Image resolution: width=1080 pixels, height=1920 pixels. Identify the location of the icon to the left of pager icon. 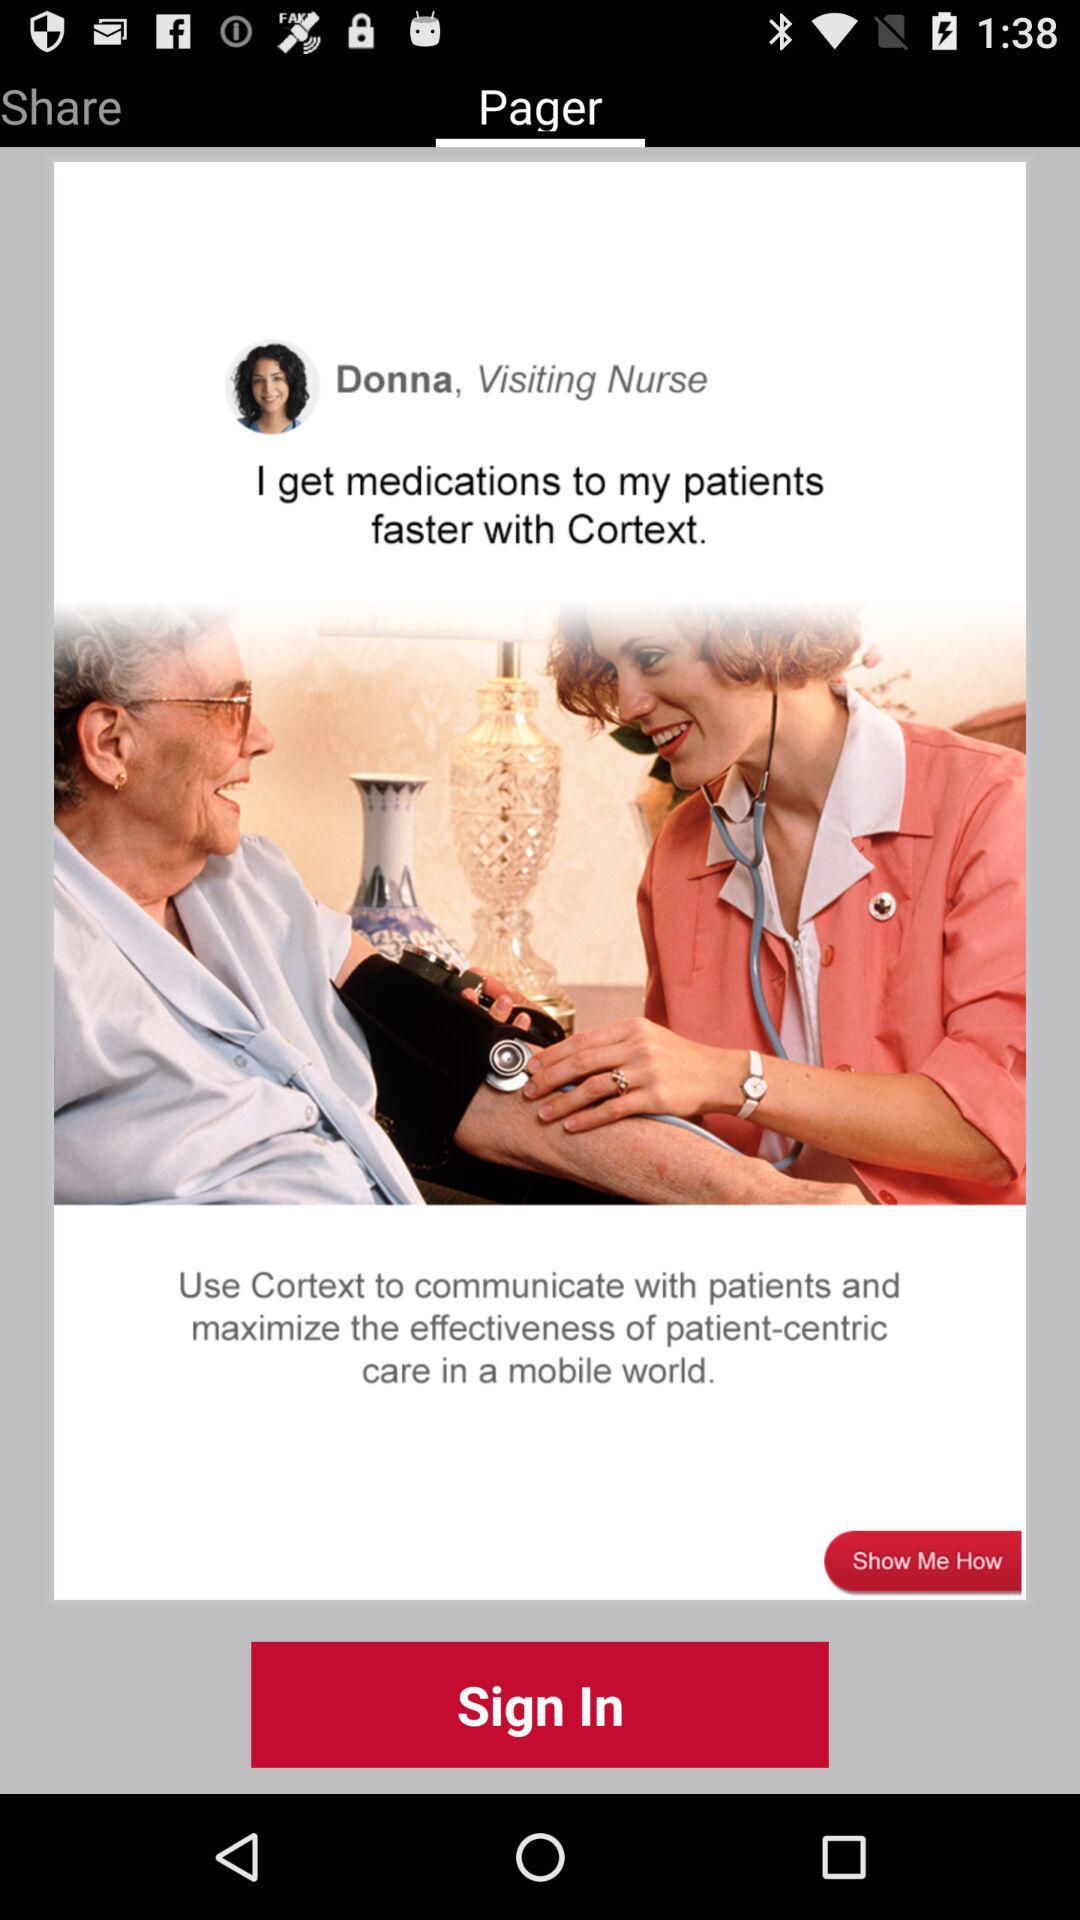
(60, 101).